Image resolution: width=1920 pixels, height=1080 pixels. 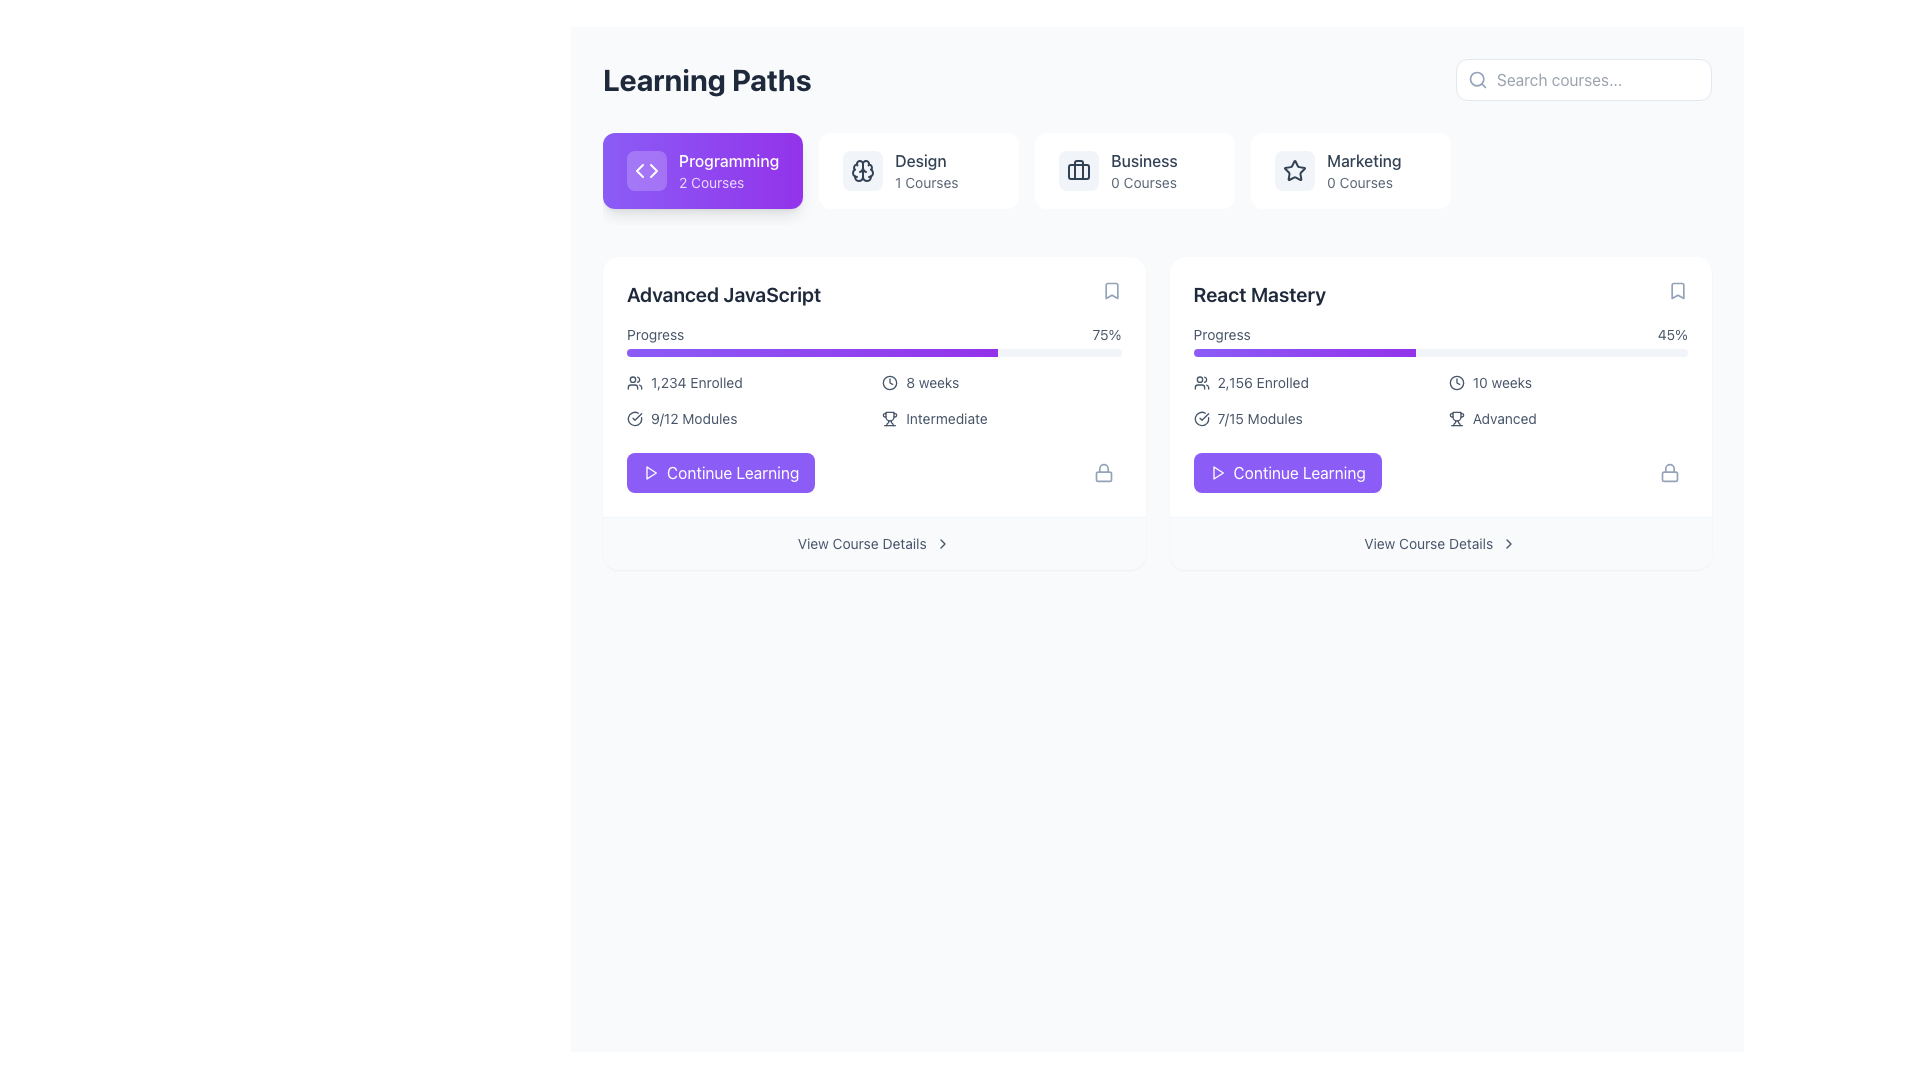 What do you see at coordinates (889, 415) in the screenshot?
I see `the decorative icon indicating the difficulty level of the 'Advanced JavaScript' course, located in the bottom-right section of the card` at bounding box center [889, 415].